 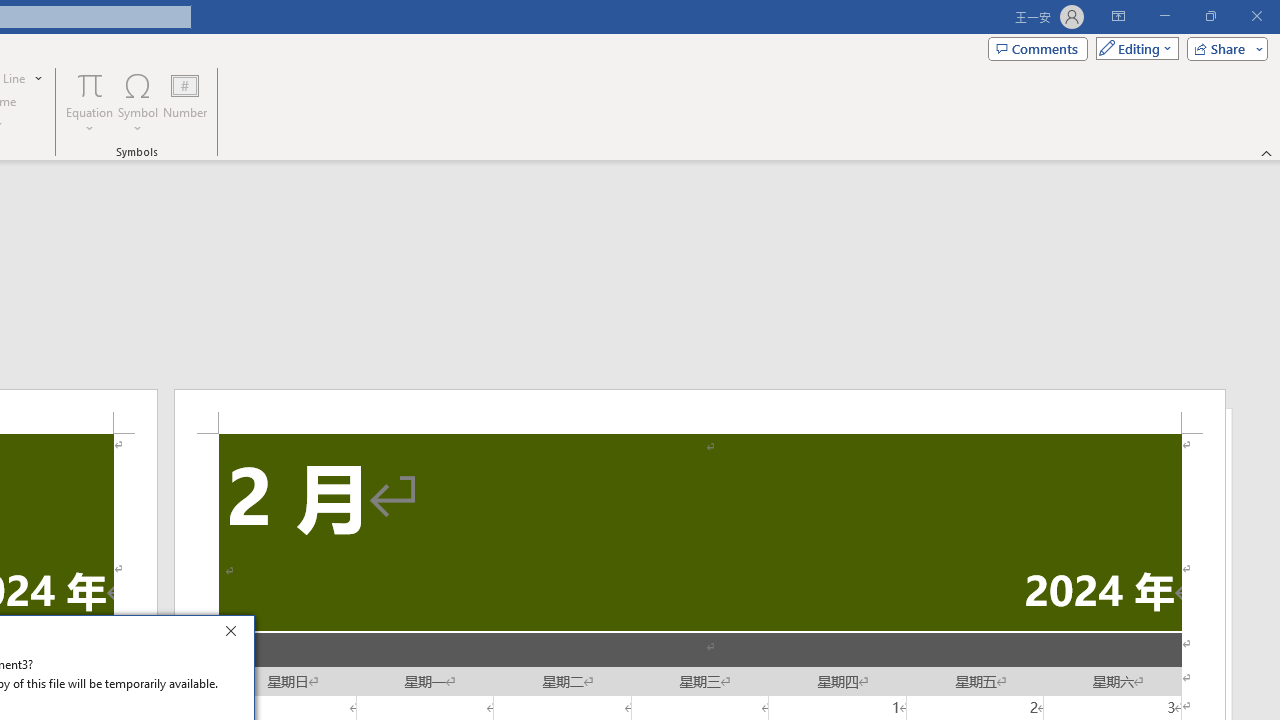 What do you see at coordinates (1164, 16) in the screenshot?
I see `'Minimize'` at bounding box center [1164, 16].